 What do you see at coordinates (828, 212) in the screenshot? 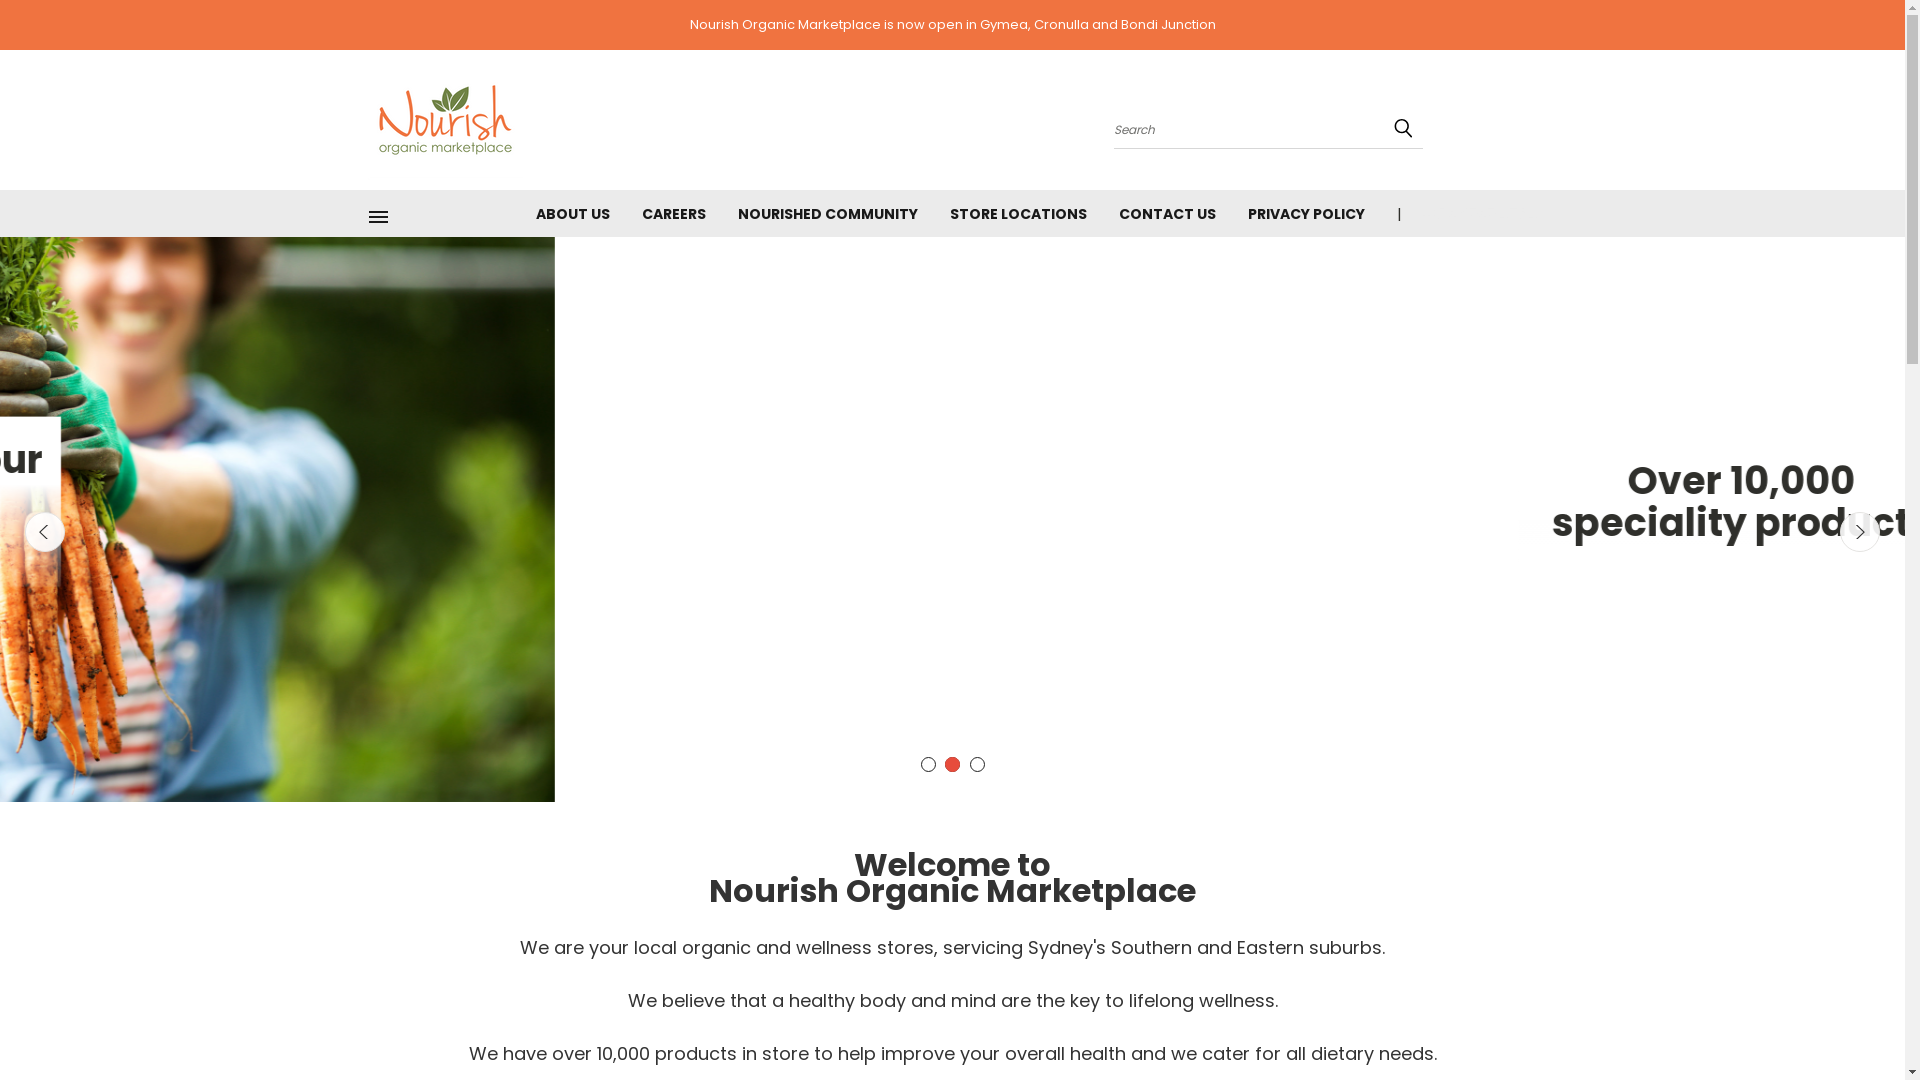
I see `'NOURISHED COMMUNITY'` at bounding box center [828, 212].